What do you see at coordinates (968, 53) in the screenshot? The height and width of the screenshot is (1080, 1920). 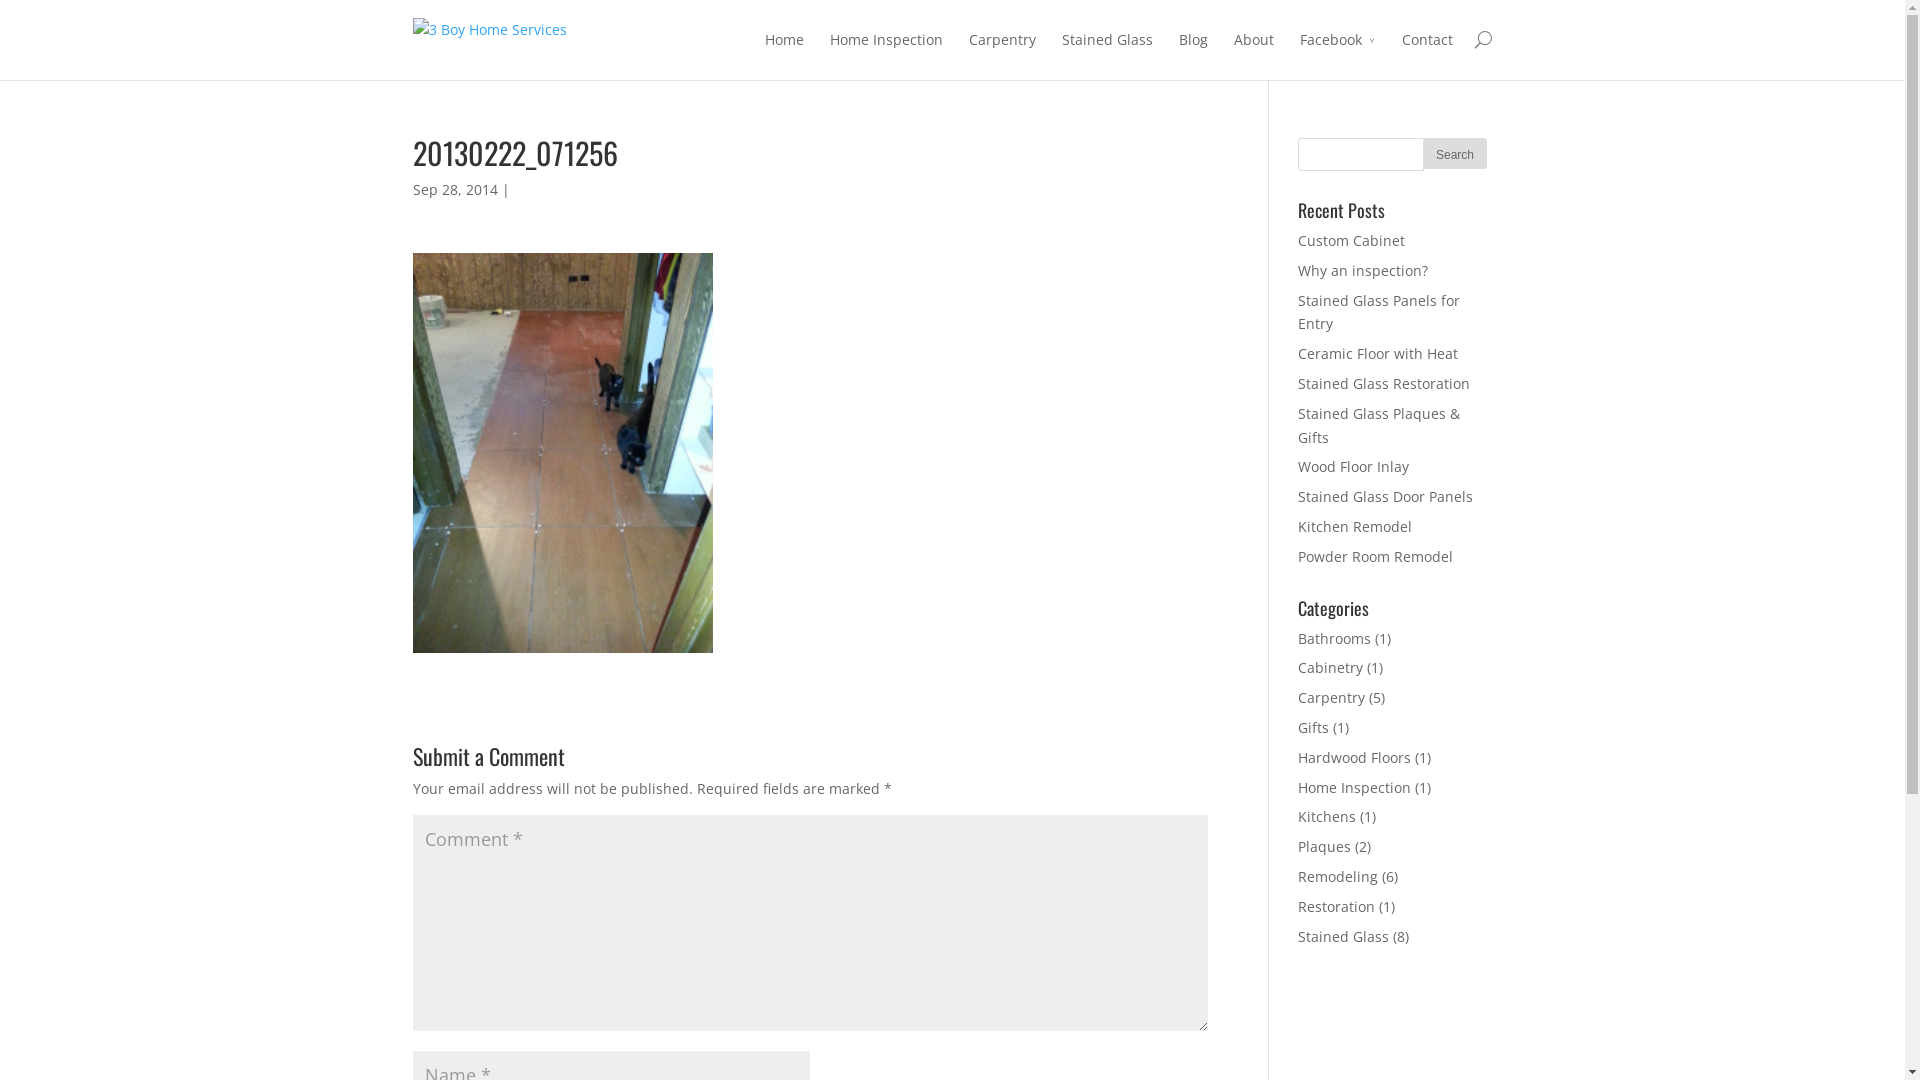 I see `'Carpentry'` at bounding box center [968, 53].